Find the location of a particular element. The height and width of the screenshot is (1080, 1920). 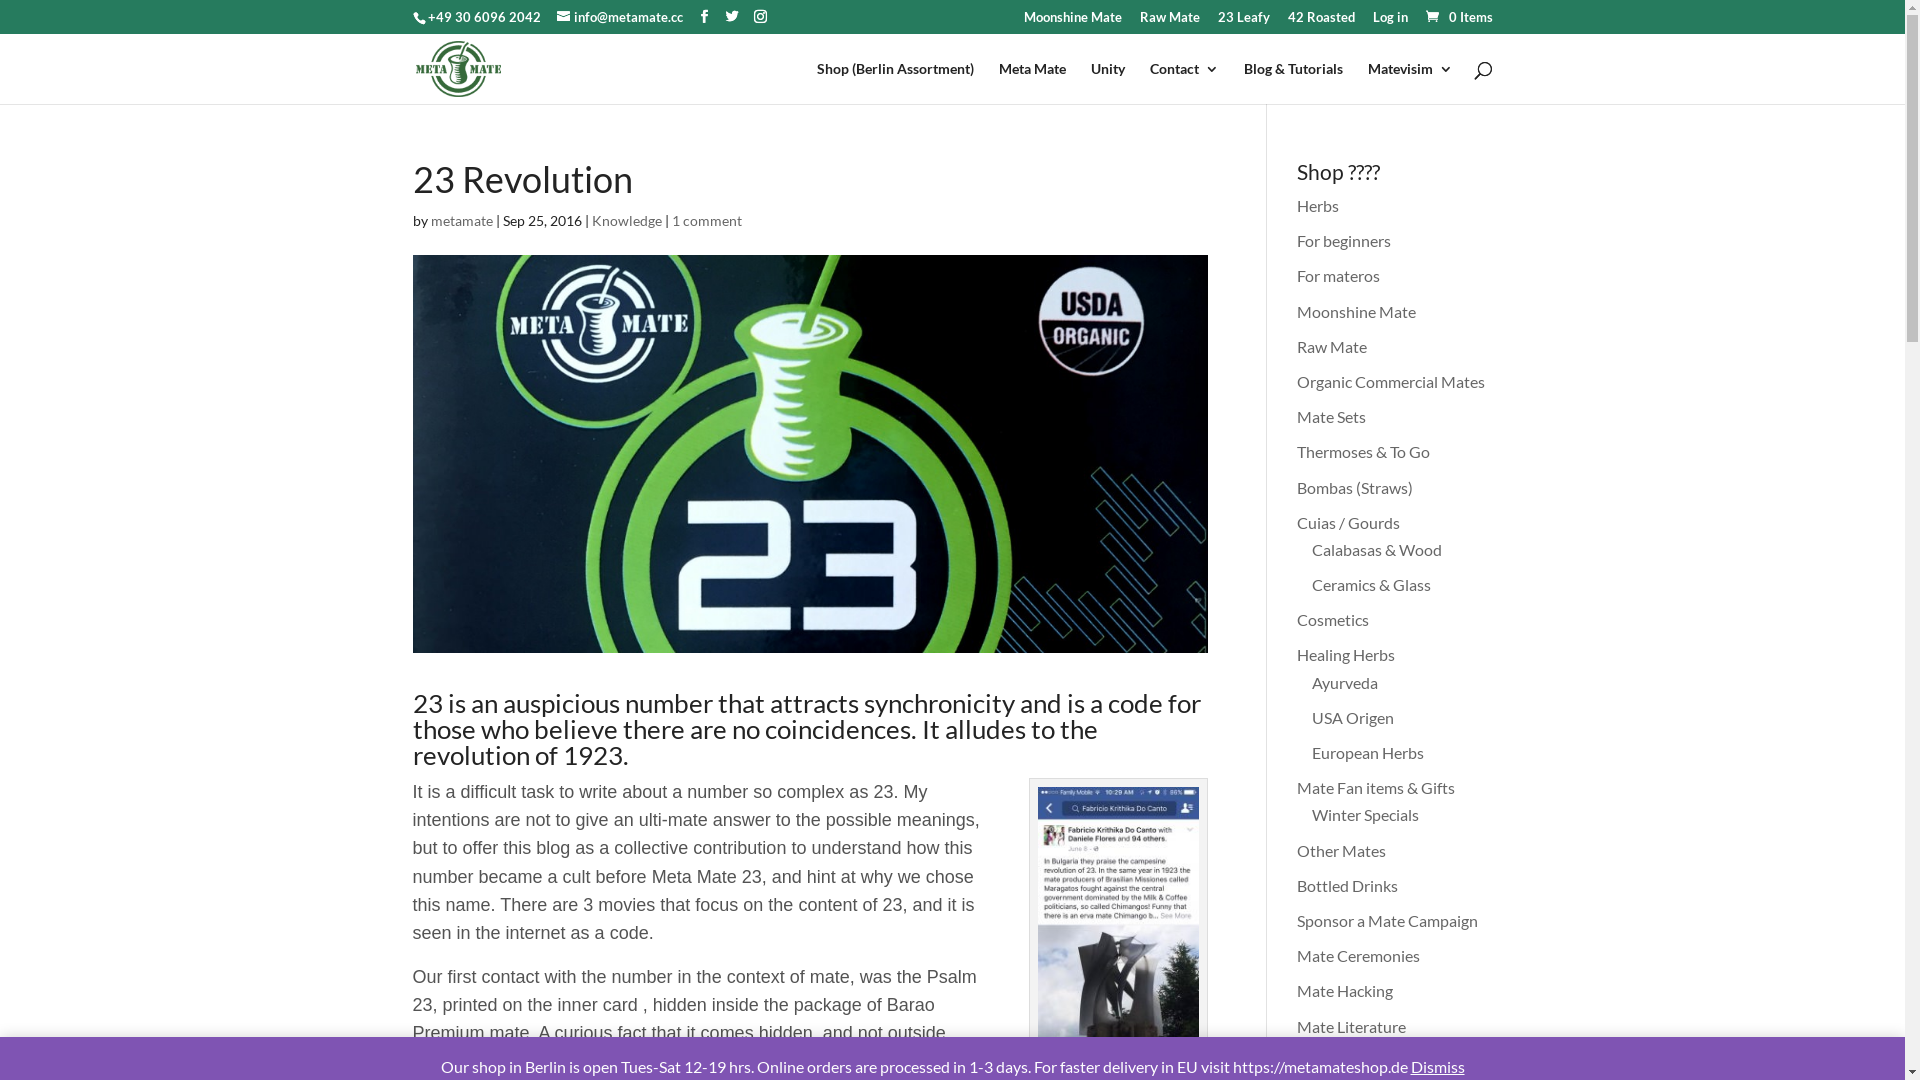

'For beginners' is located at coordinates (1344, 239).